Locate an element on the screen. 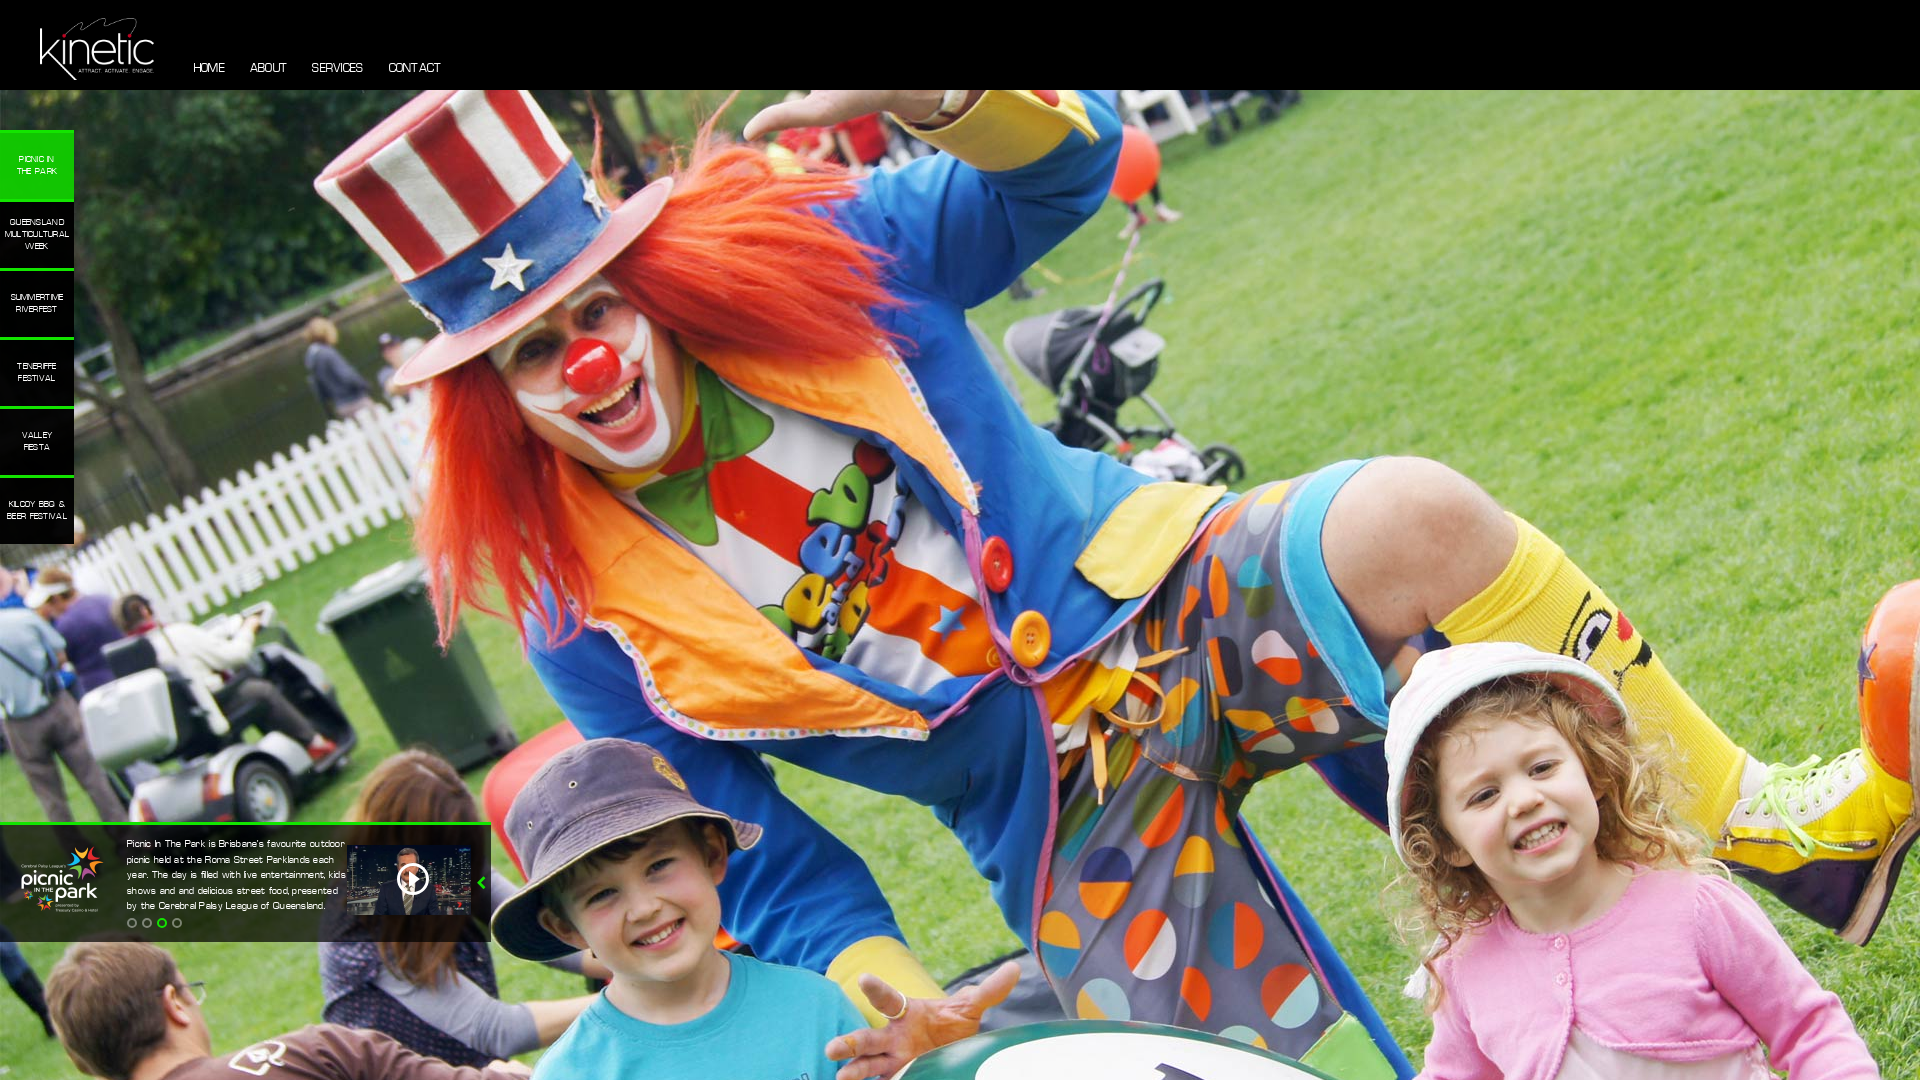  'TENERIFFE FESTIVAL' is located at coordinates (37, 371).